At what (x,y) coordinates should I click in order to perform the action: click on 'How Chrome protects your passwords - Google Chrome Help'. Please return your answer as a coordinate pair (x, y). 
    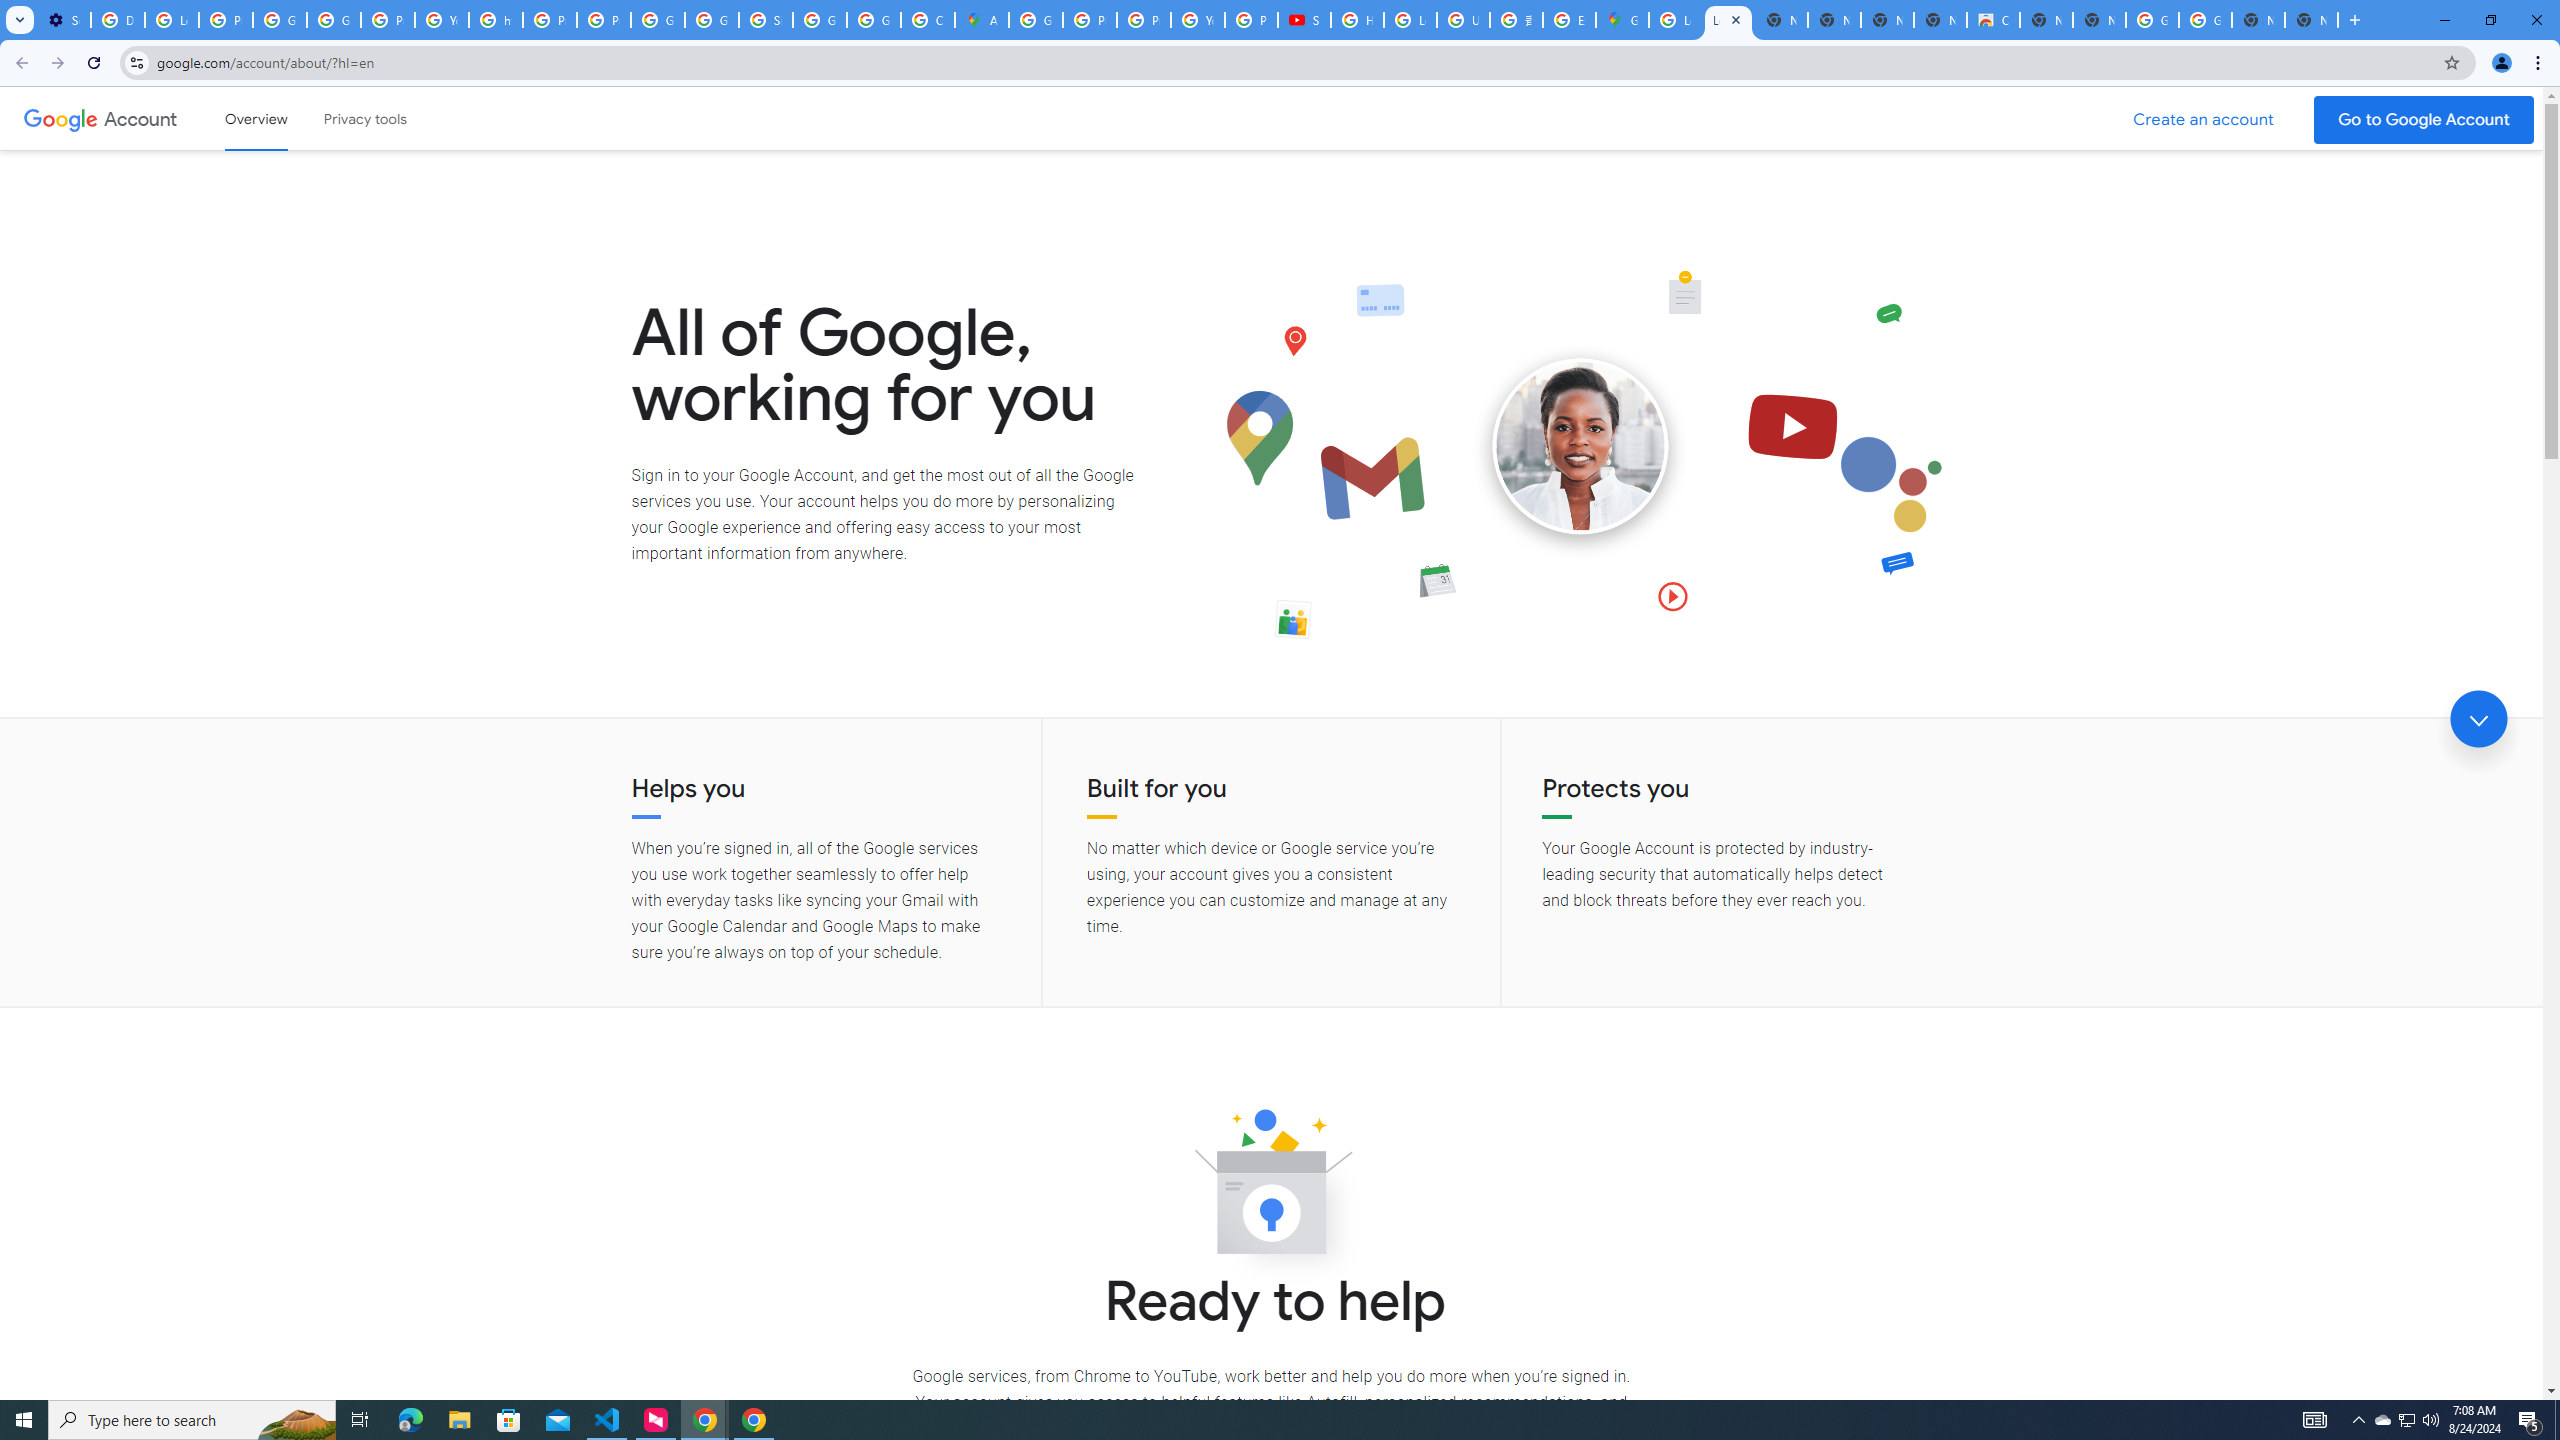
    Looking at the image, I should click on (1356, 19).